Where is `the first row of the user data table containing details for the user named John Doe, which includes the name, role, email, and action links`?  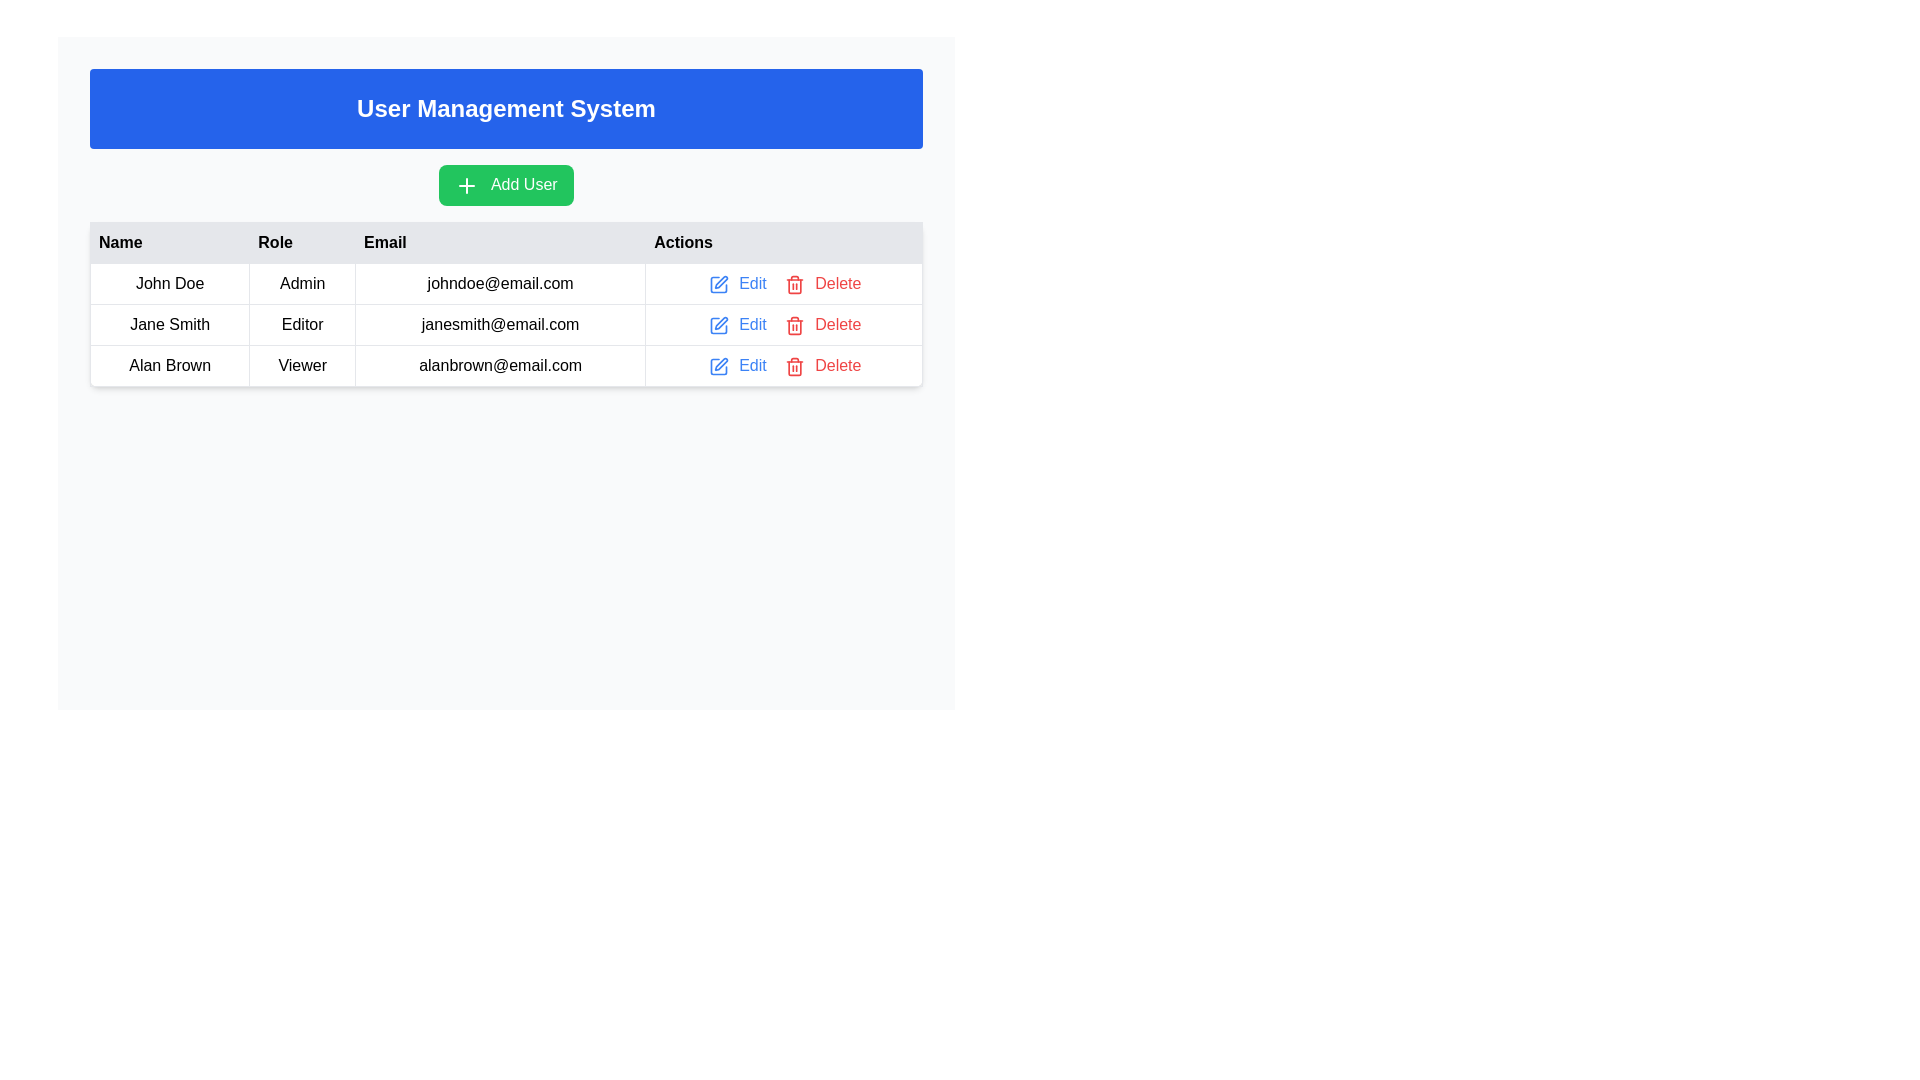
the first row of the user data table containing details for the user named John Doe, which includes the name, role, email, and action links is located at coordinates (506, 304).